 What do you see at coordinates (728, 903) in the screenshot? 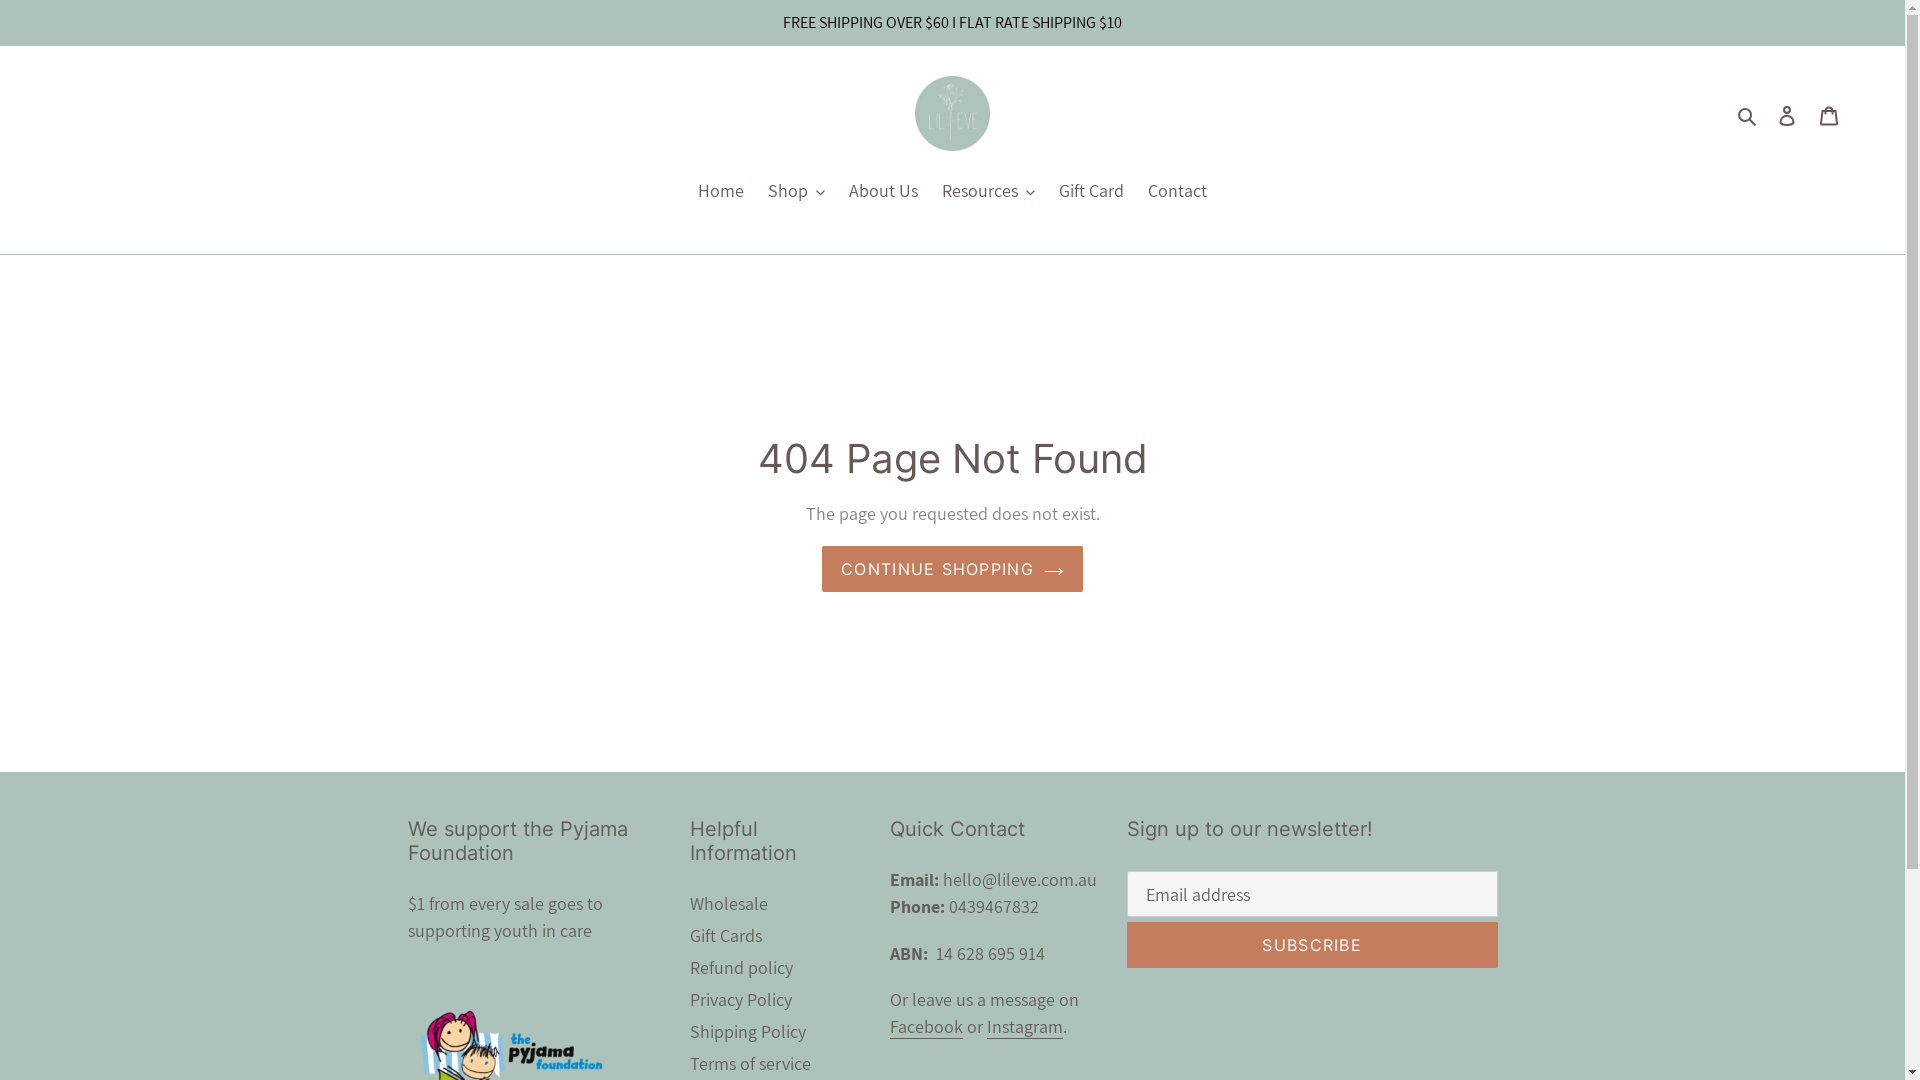
I see `'Wholesale'` at bounding box center [728, 903].